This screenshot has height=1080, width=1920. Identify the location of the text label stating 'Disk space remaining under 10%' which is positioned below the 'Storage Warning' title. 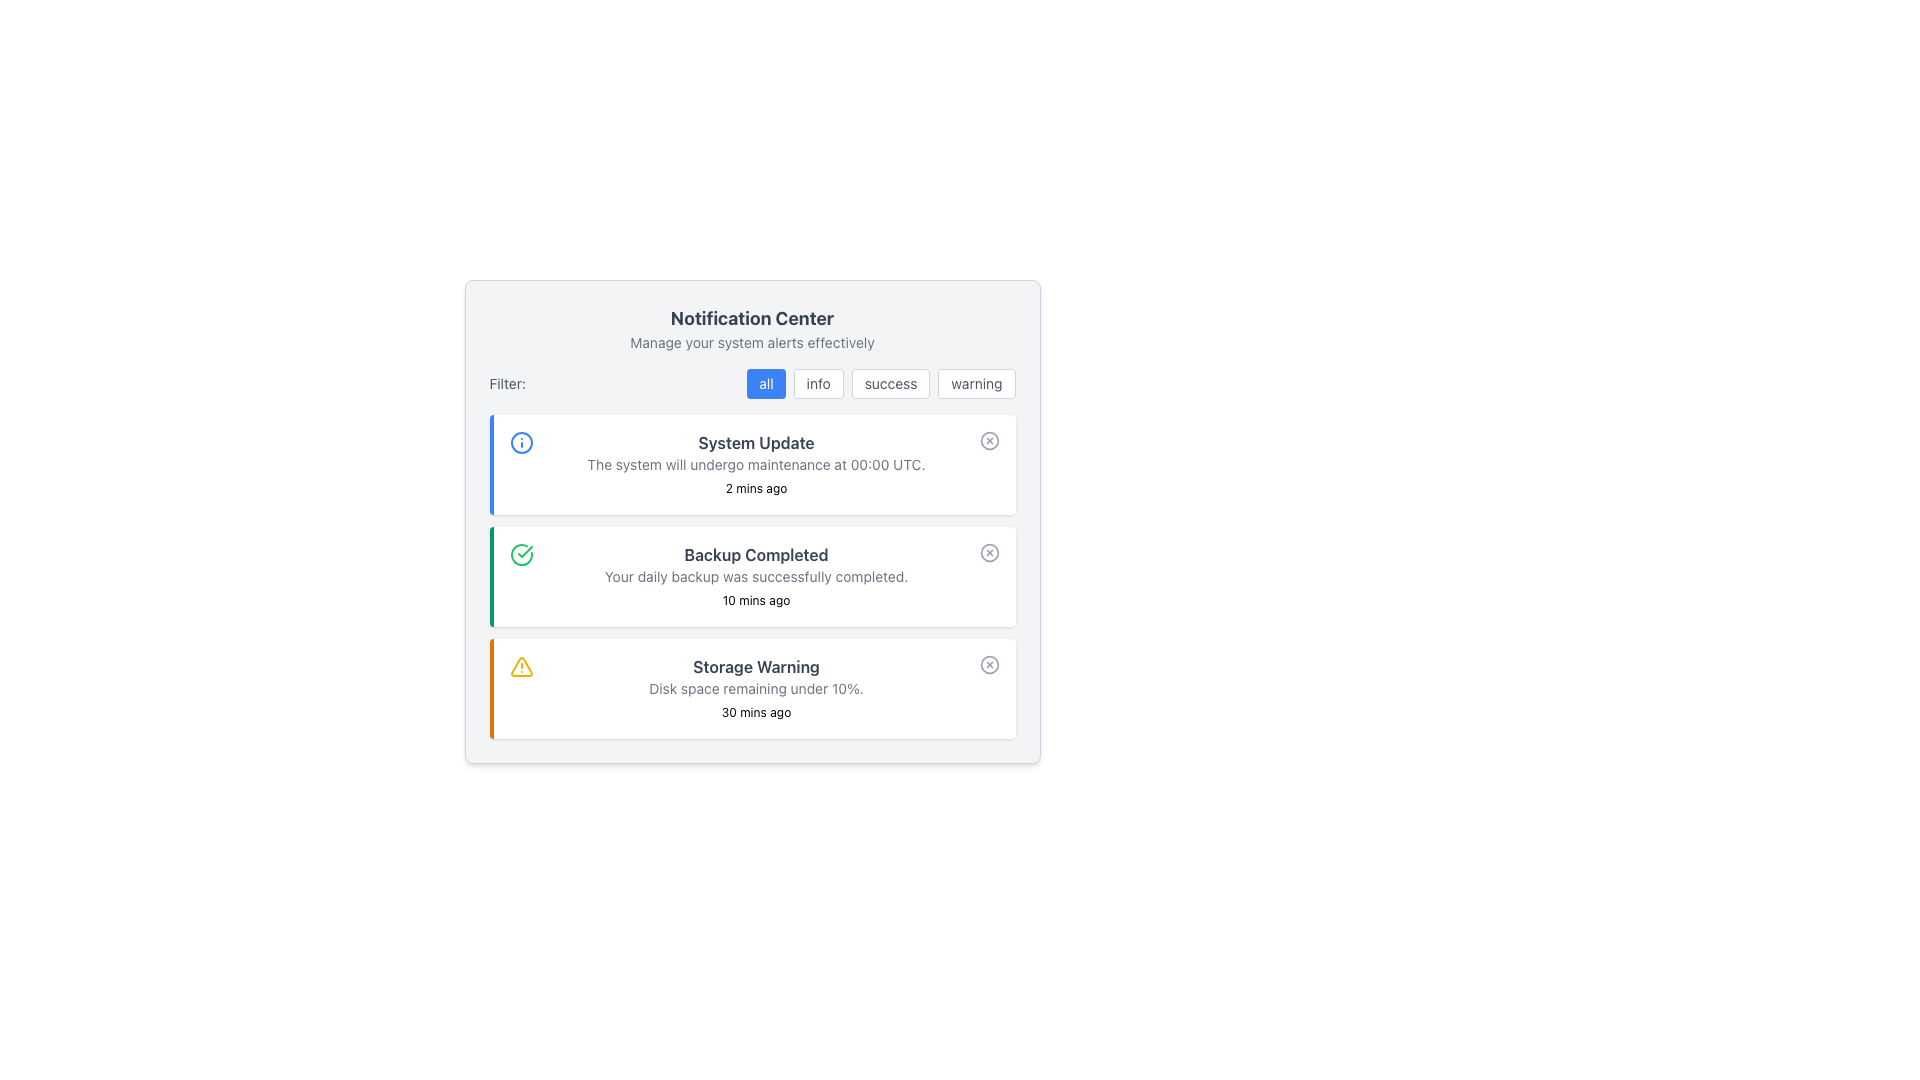
(755, 688).